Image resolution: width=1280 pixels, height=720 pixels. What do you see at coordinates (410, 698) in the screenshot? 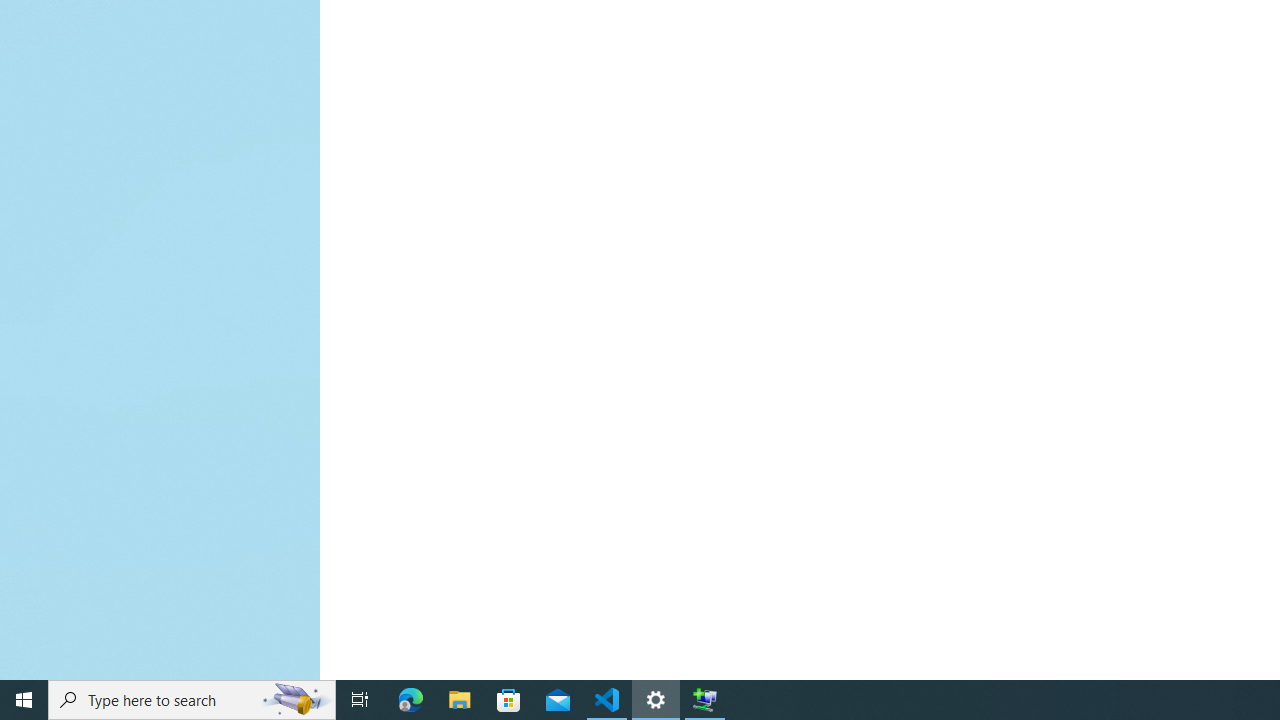
I see `'Microsoft Edge'` at bounding box center [410, 698].